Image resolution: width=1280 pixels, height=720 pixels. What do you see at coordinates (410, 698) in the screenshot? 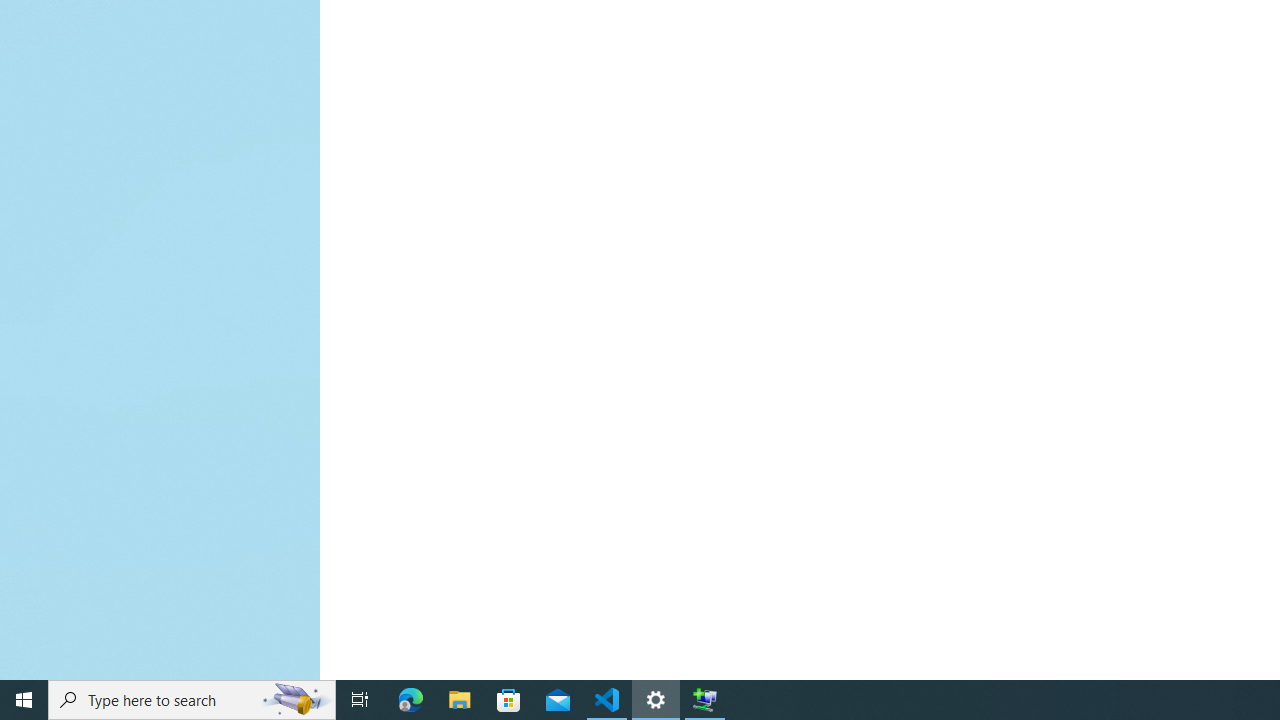
I see `'Microsoft Edge'` at bounding box center [410, 698].